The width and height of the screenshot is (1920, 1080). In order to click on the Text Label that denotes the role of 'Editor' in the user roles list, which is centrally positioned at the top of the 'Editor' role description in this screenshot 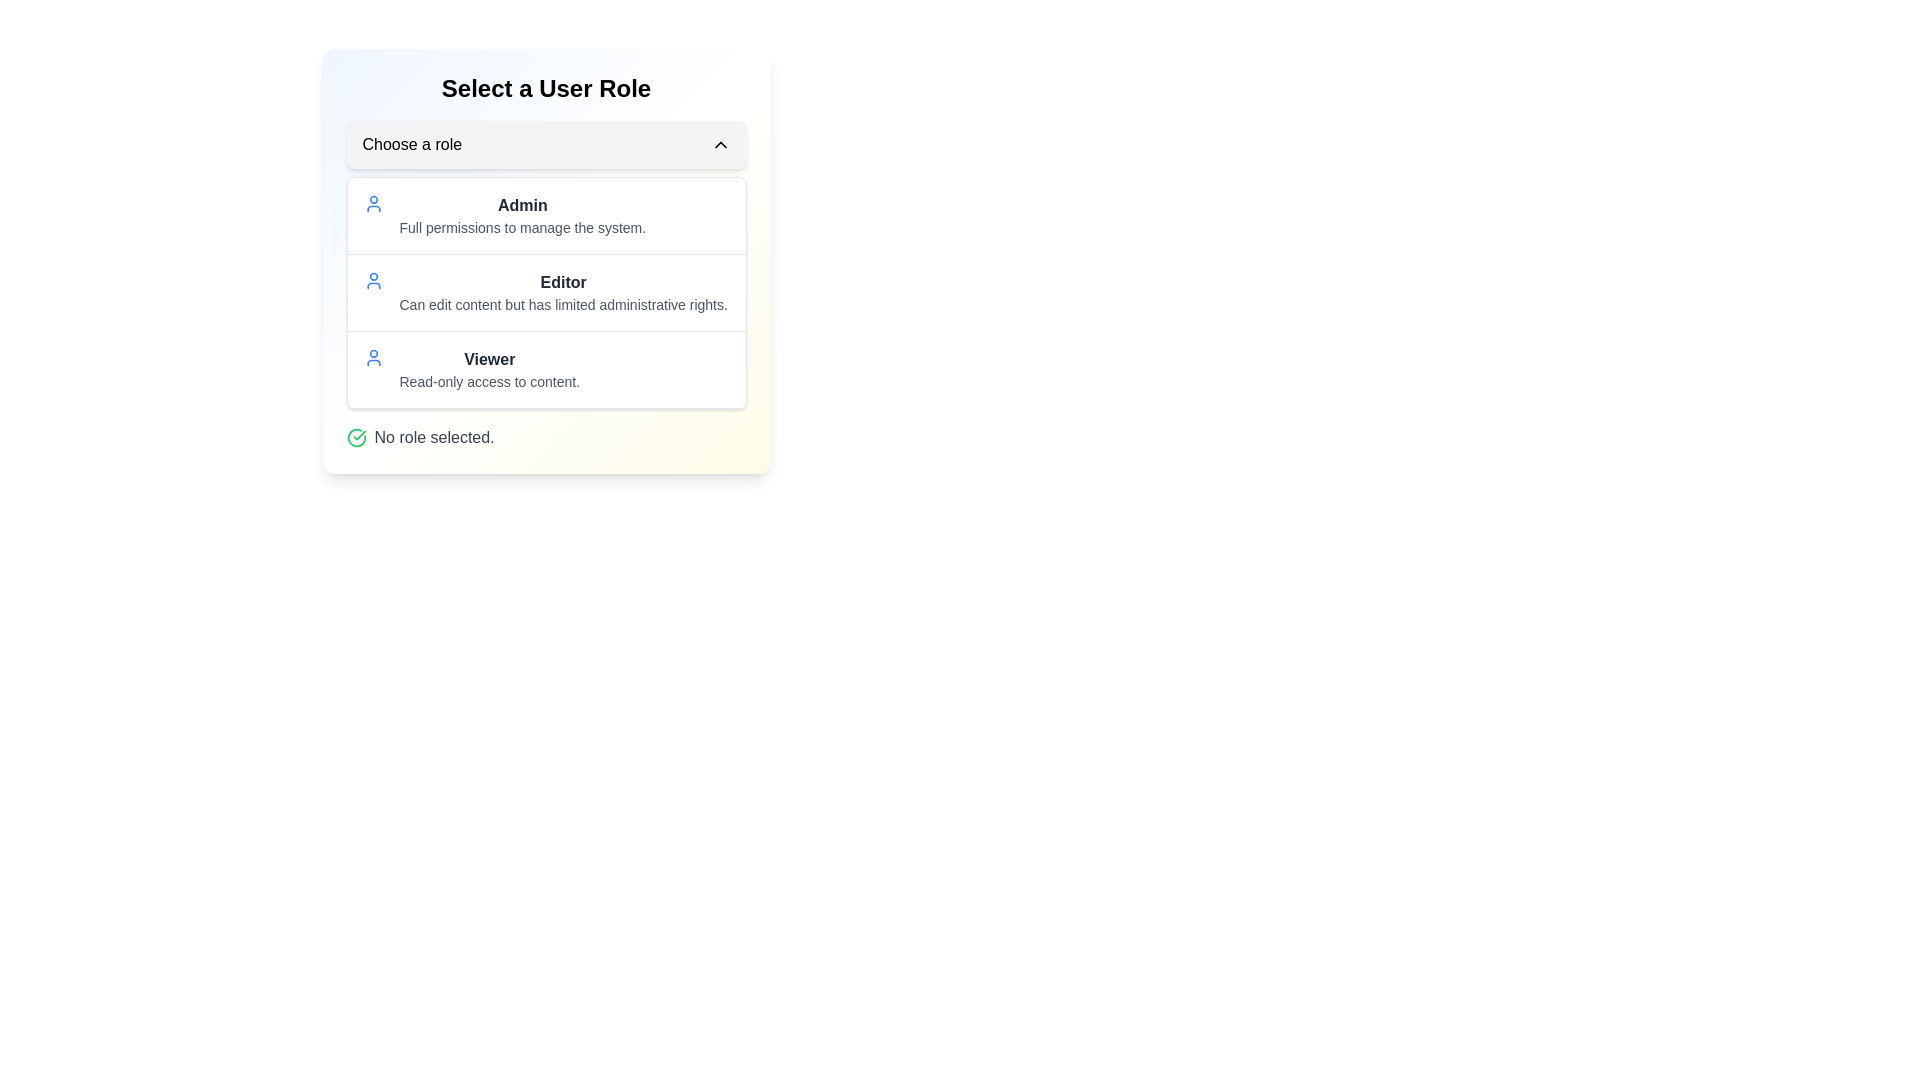, I will do `click(562, 282)`.